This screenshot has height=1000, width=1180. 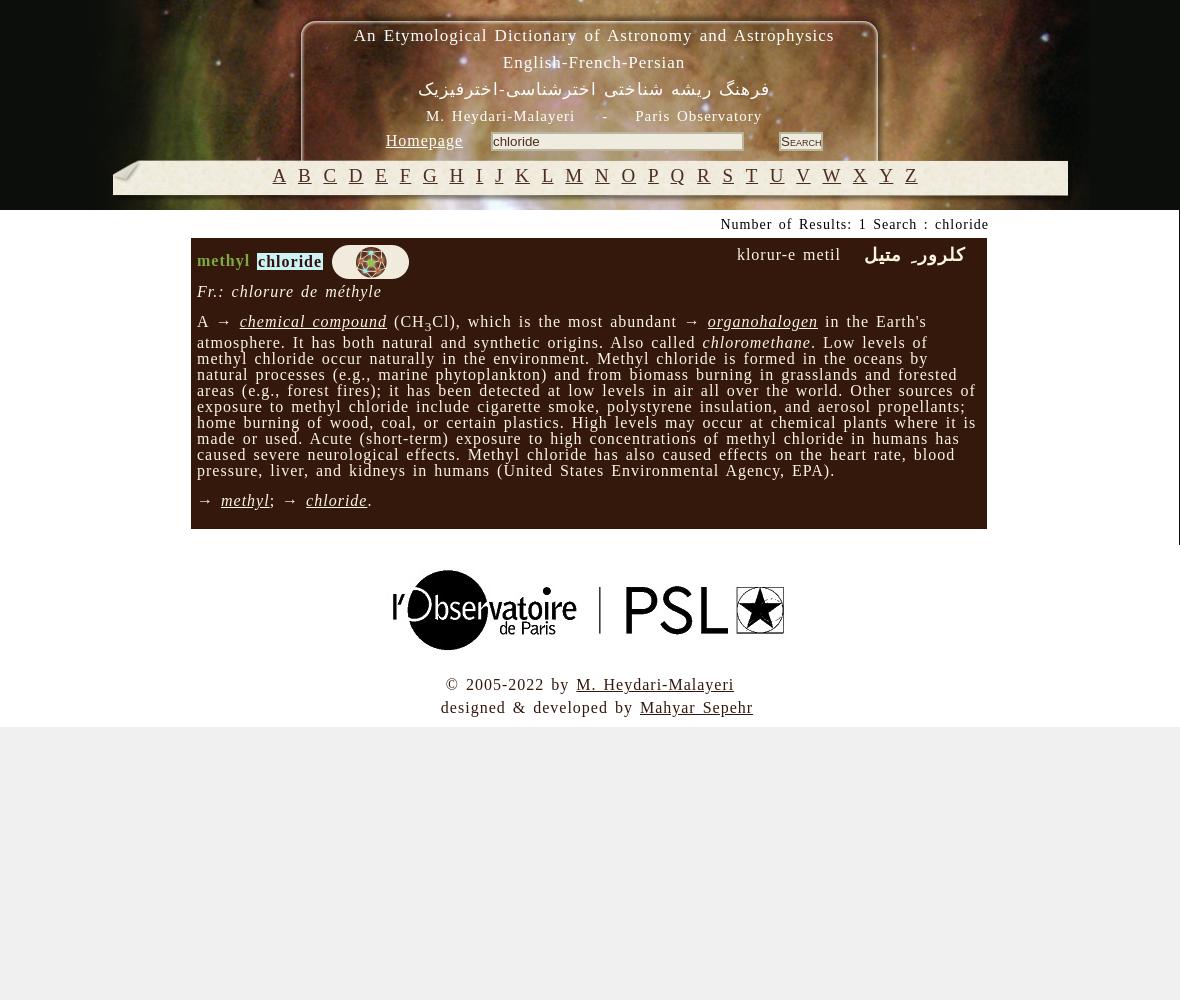 What do you see at coordinates (627, 175) in the screenshot?
I see `'O'` at bounding box center [627, 175].